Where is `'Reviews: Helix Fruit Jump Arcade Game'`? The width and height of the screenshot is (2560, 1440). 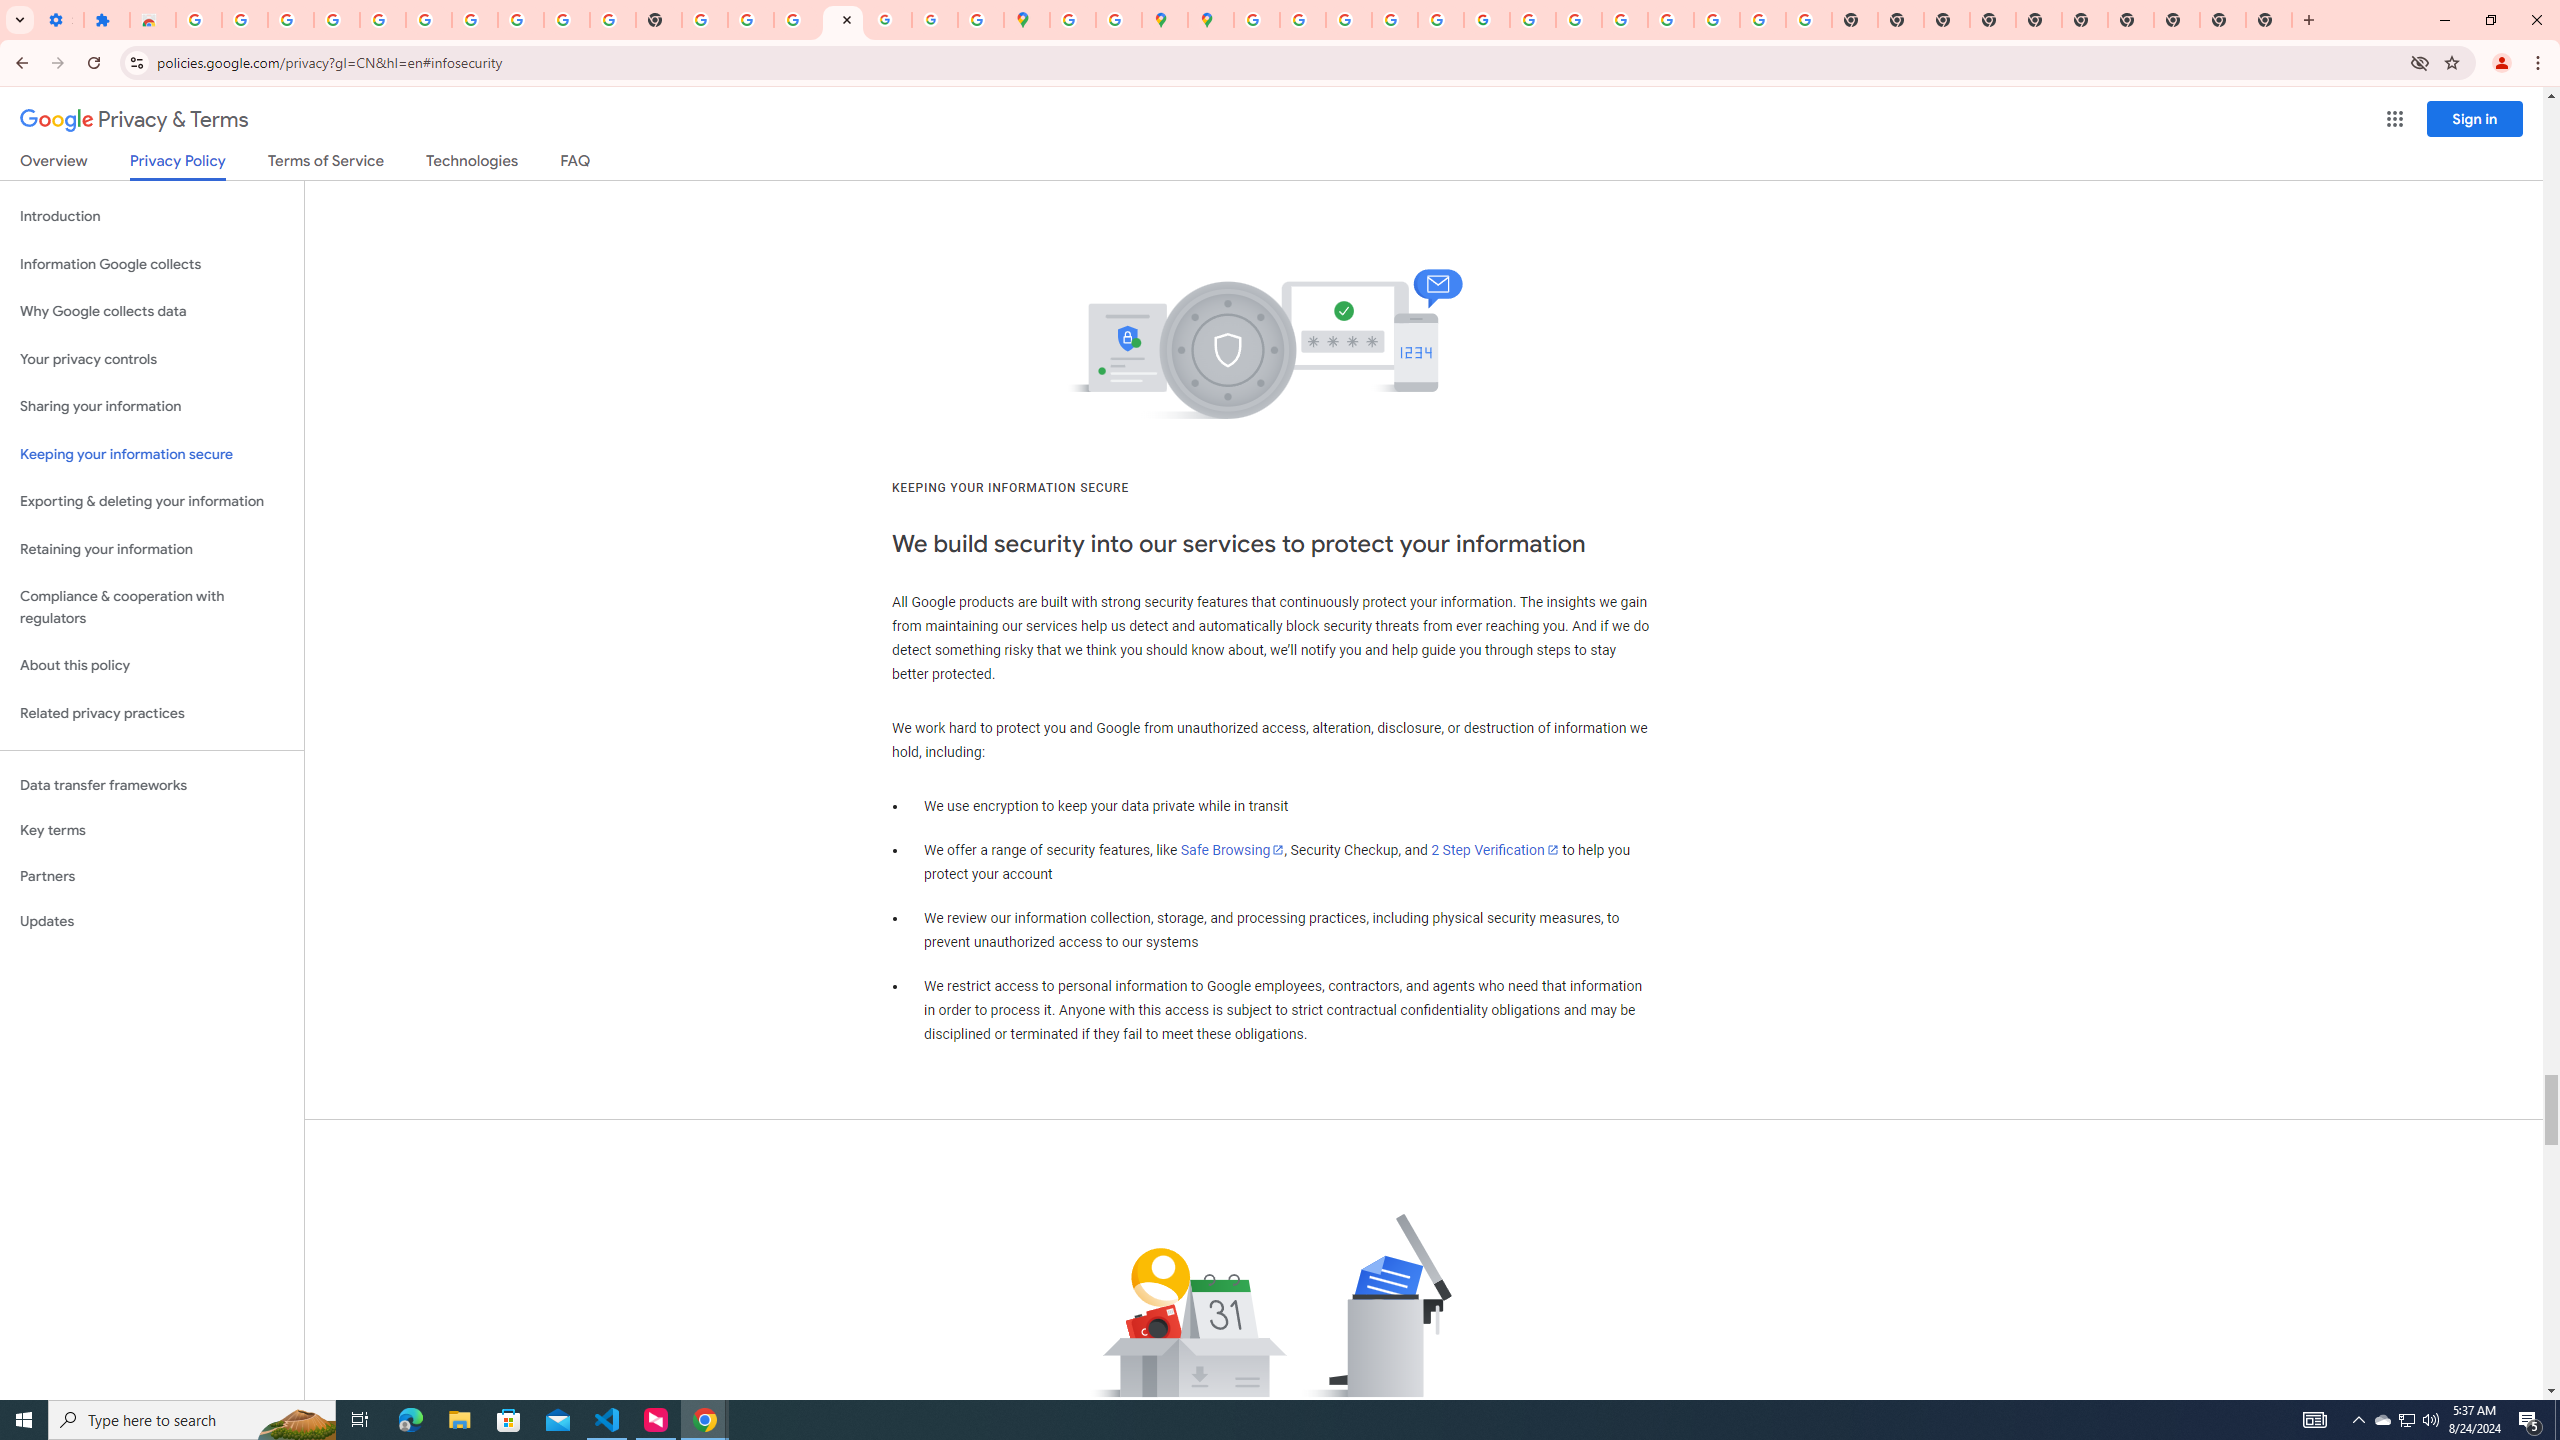
'Reviews: Helix Fruit Jump Arcade Game' is located at coordinates (151, 19).